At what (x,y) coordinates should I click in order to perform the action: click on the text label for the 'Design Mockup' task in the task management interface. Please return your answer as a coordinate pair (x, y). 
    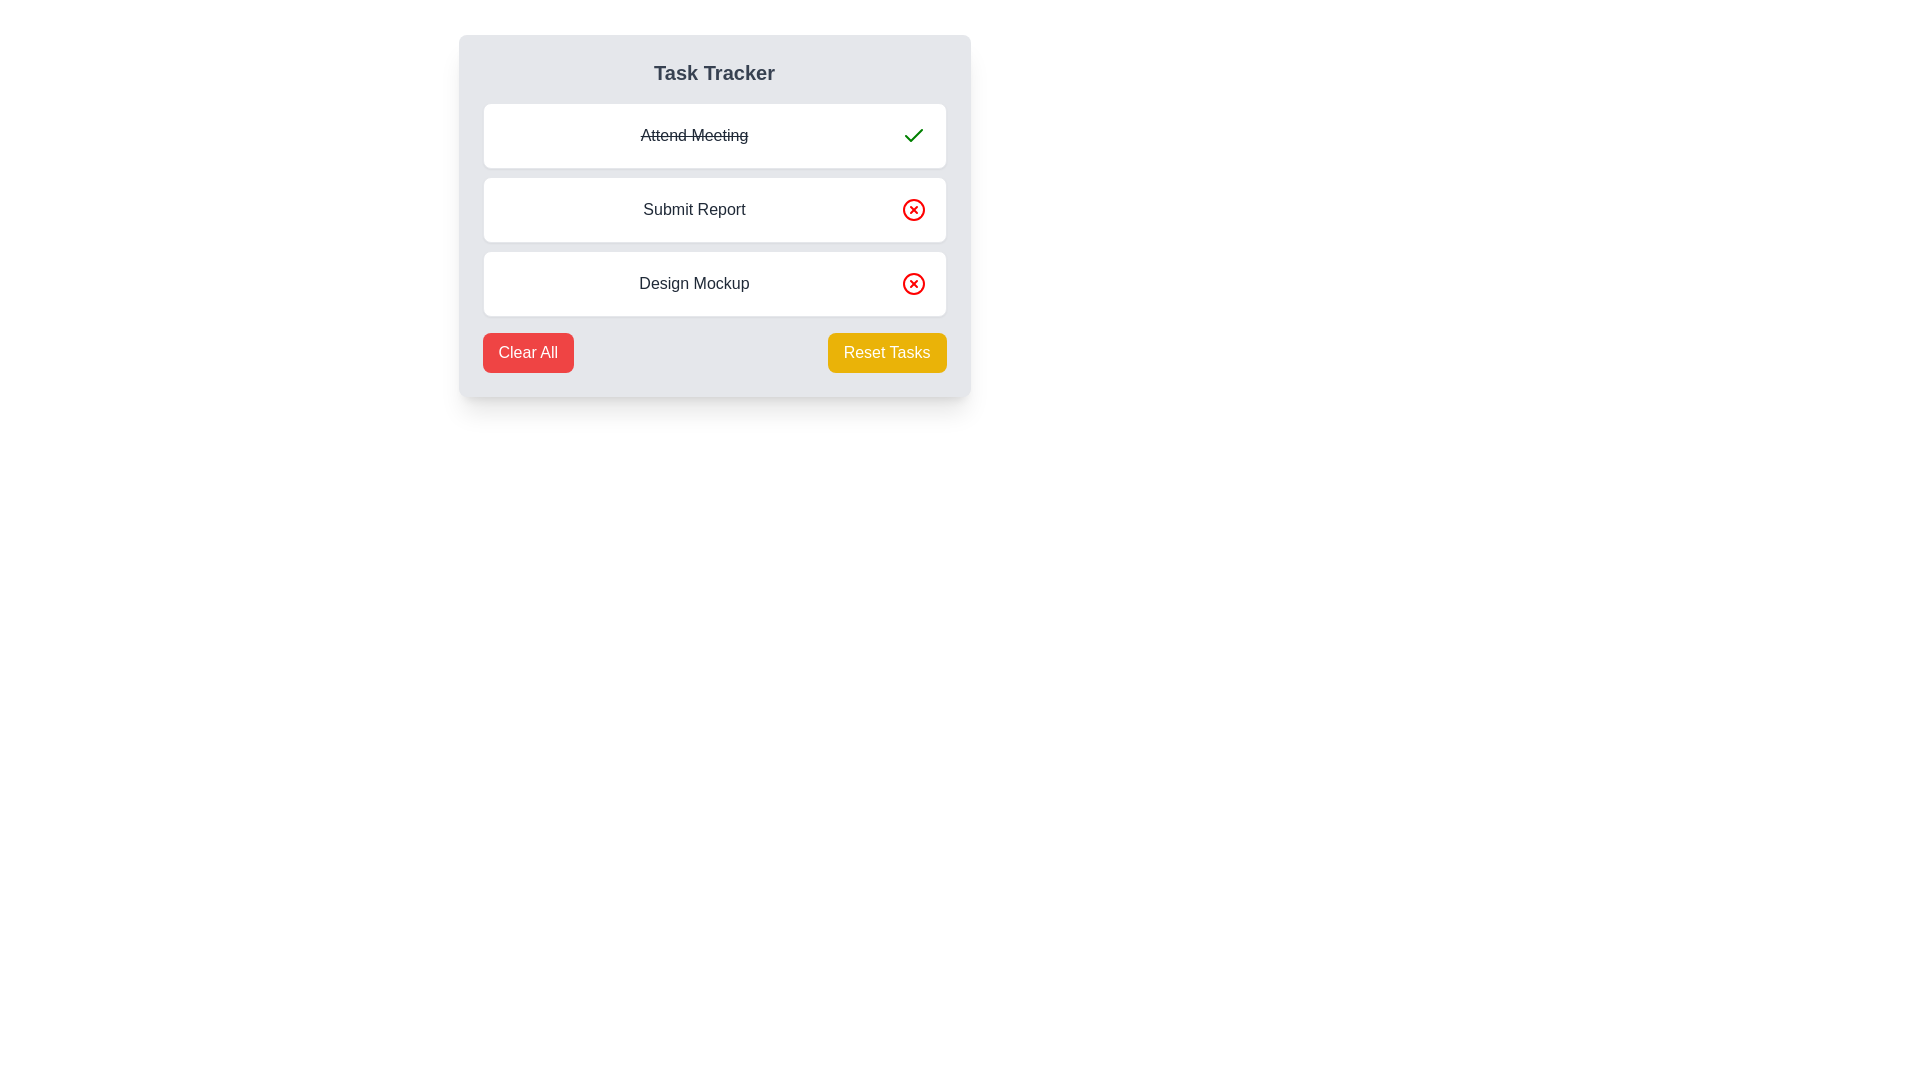
    Looking at the image, I should click on (694, 284).